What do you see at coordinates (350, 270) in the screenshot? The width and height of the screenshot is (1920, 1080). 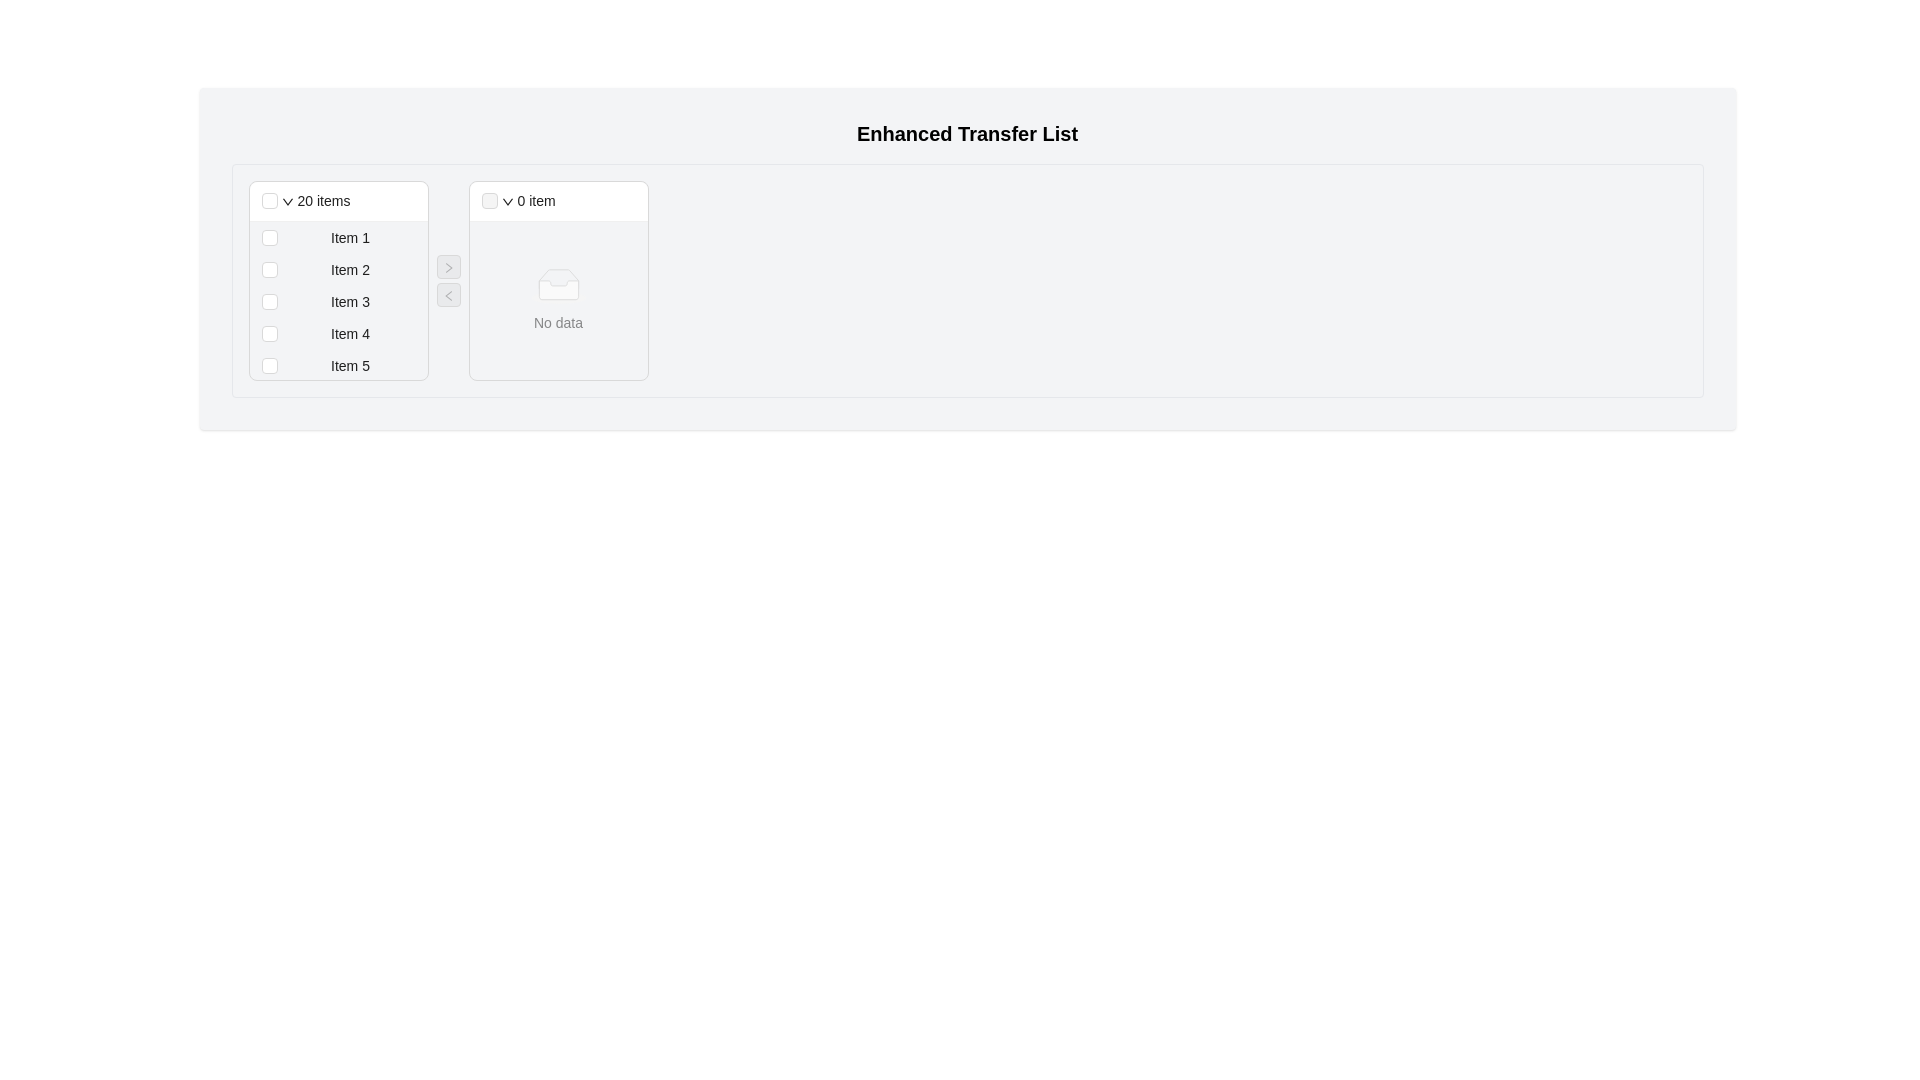 I see `text of the label located beneath '20 items' in the left column, which is the second item in the vertical list` at bounding box center [350, 270].